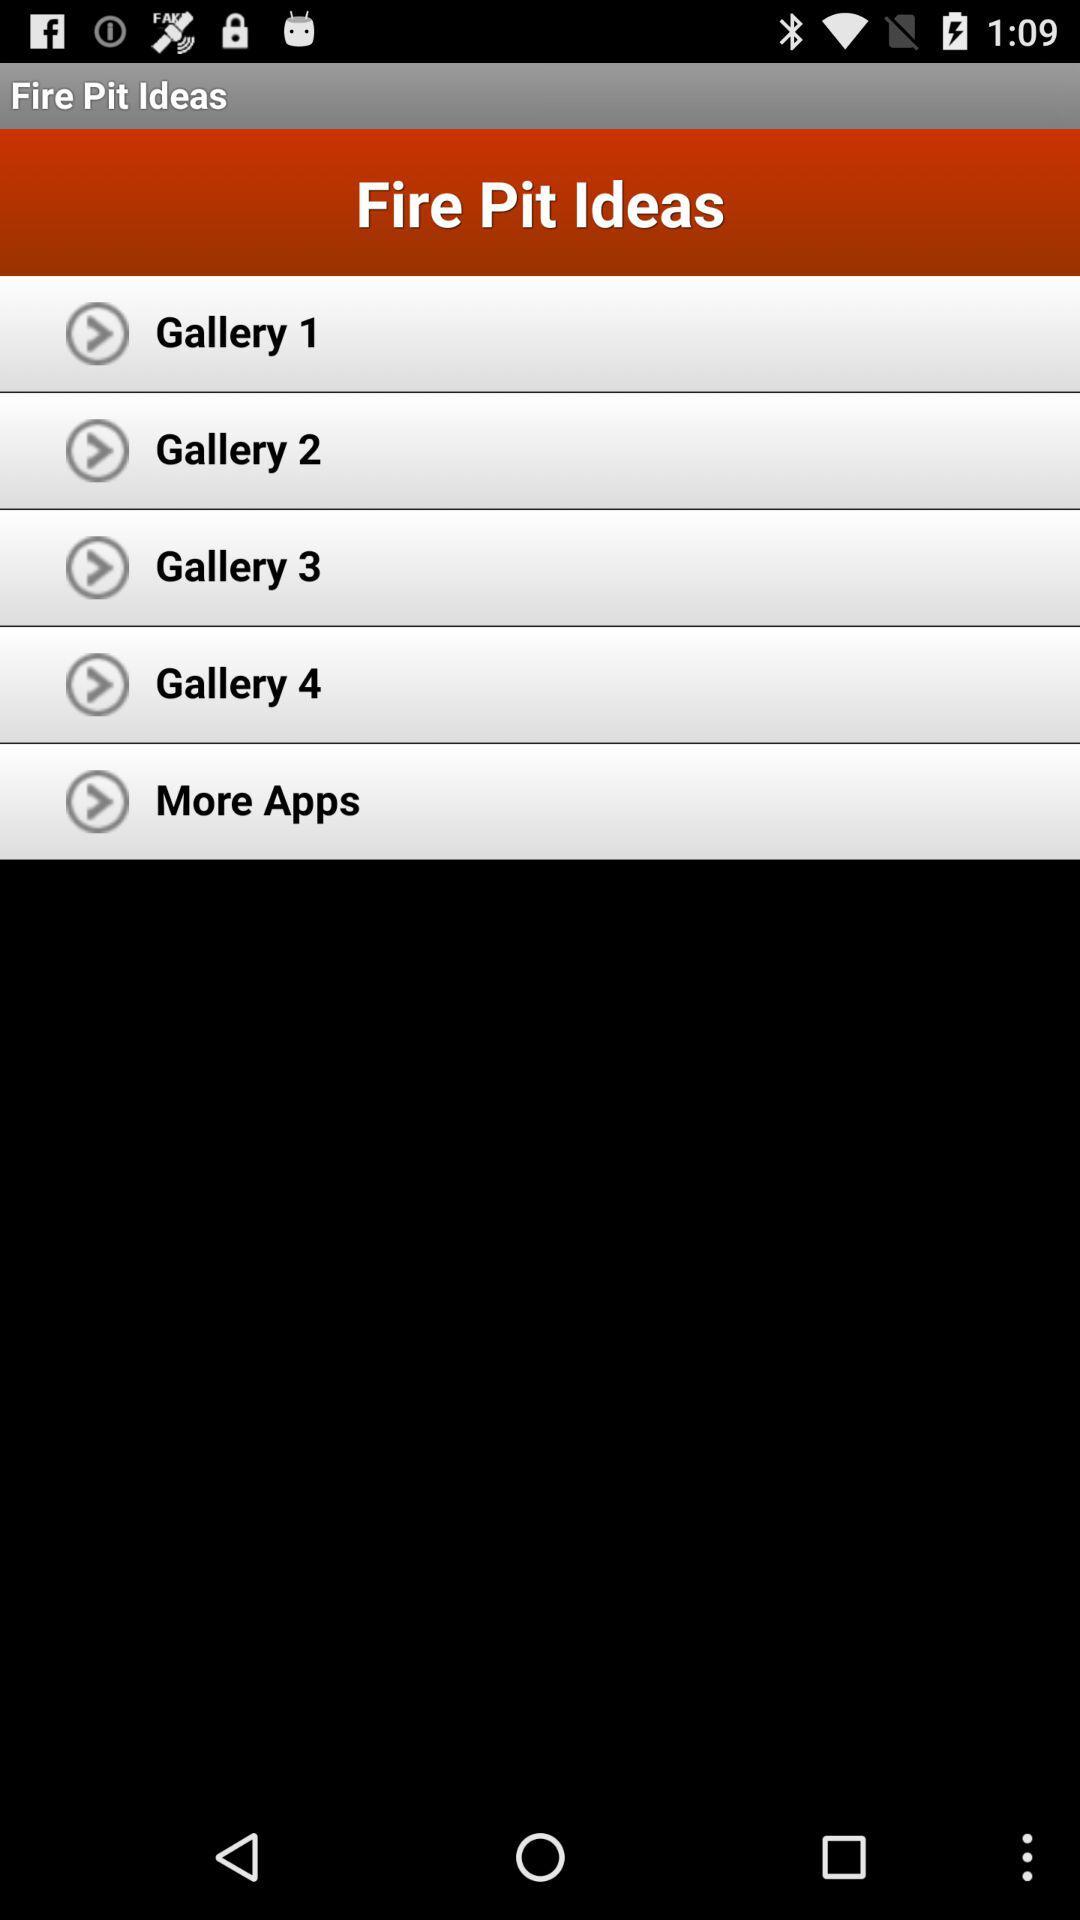  Describe the element at coordinates (237, 330) in the screenshot. I see `gallery 1 icon` at that location.